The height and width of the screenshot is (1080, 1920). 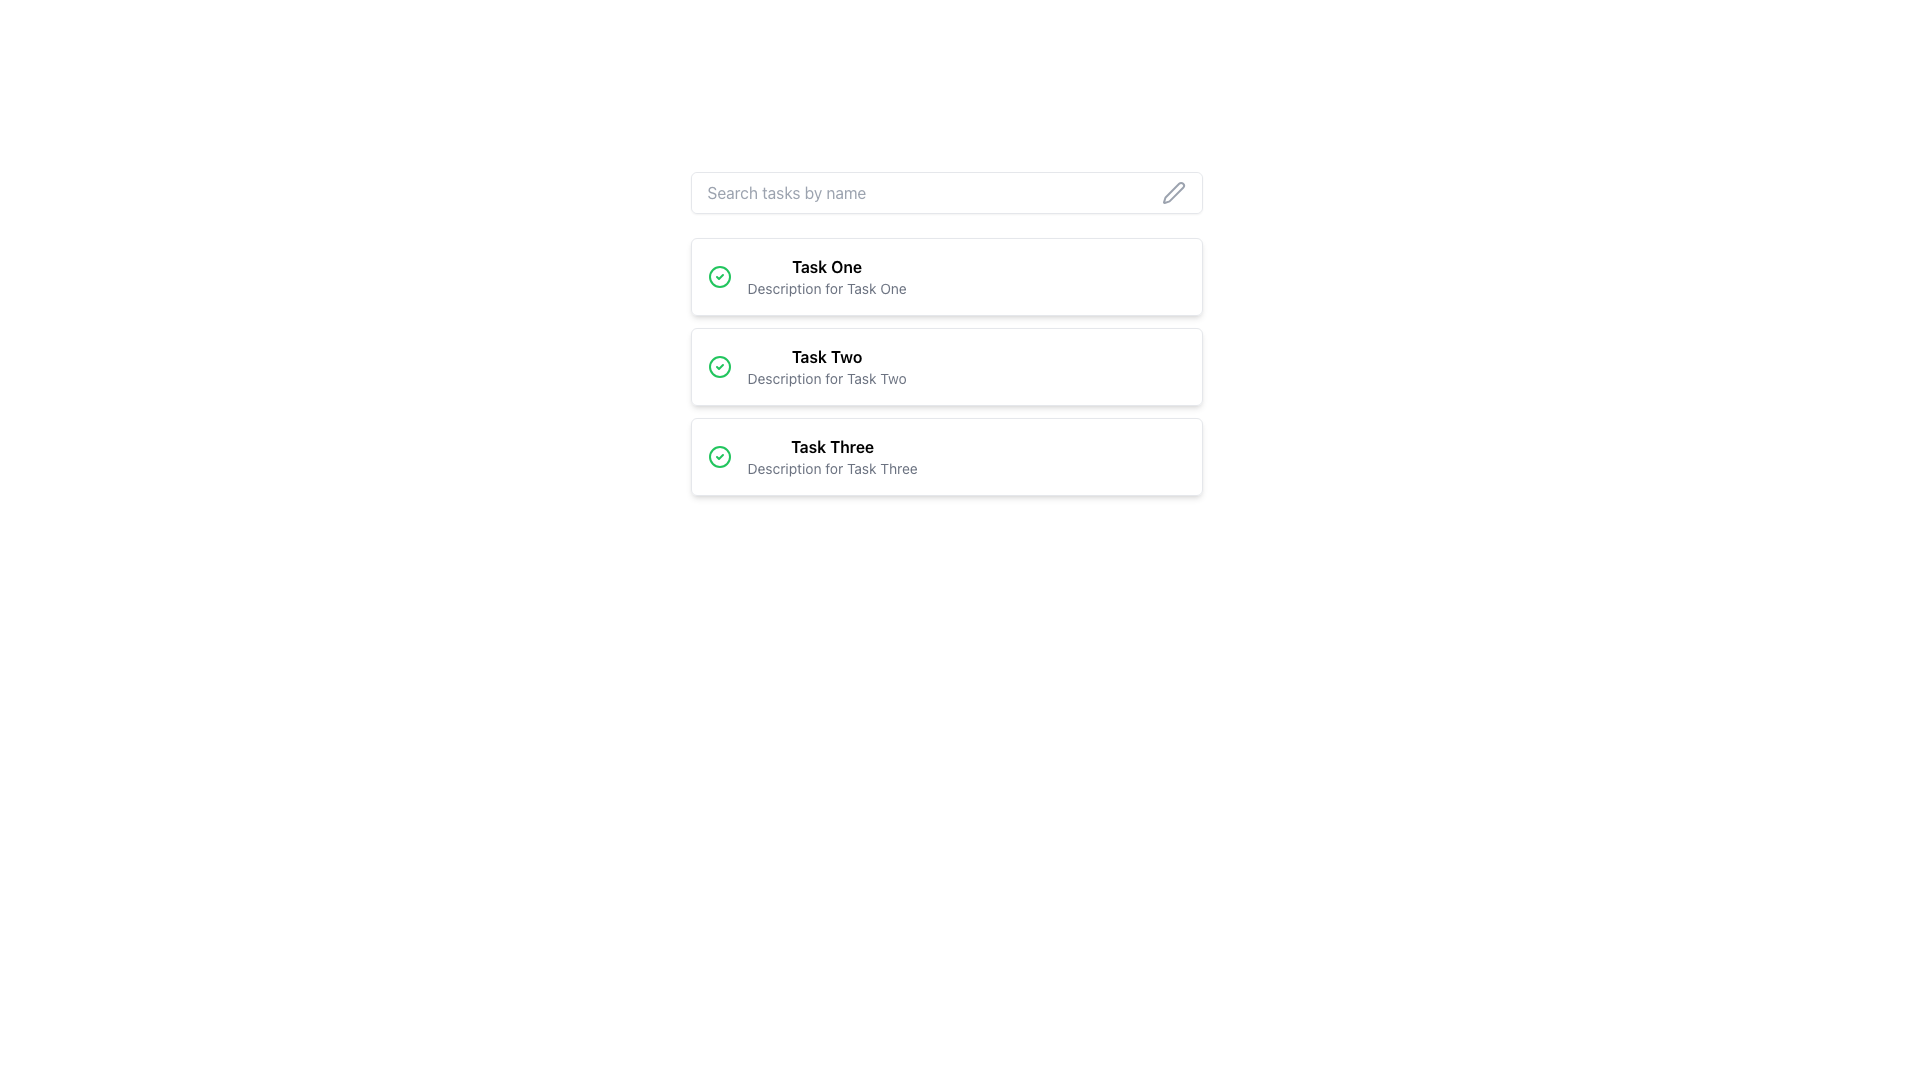 I want to click on the Text Block containing the title 'Task Two' and description 'Description for Task Two', which is centrally located in the second item of the task list, so click(x=827, y=366).